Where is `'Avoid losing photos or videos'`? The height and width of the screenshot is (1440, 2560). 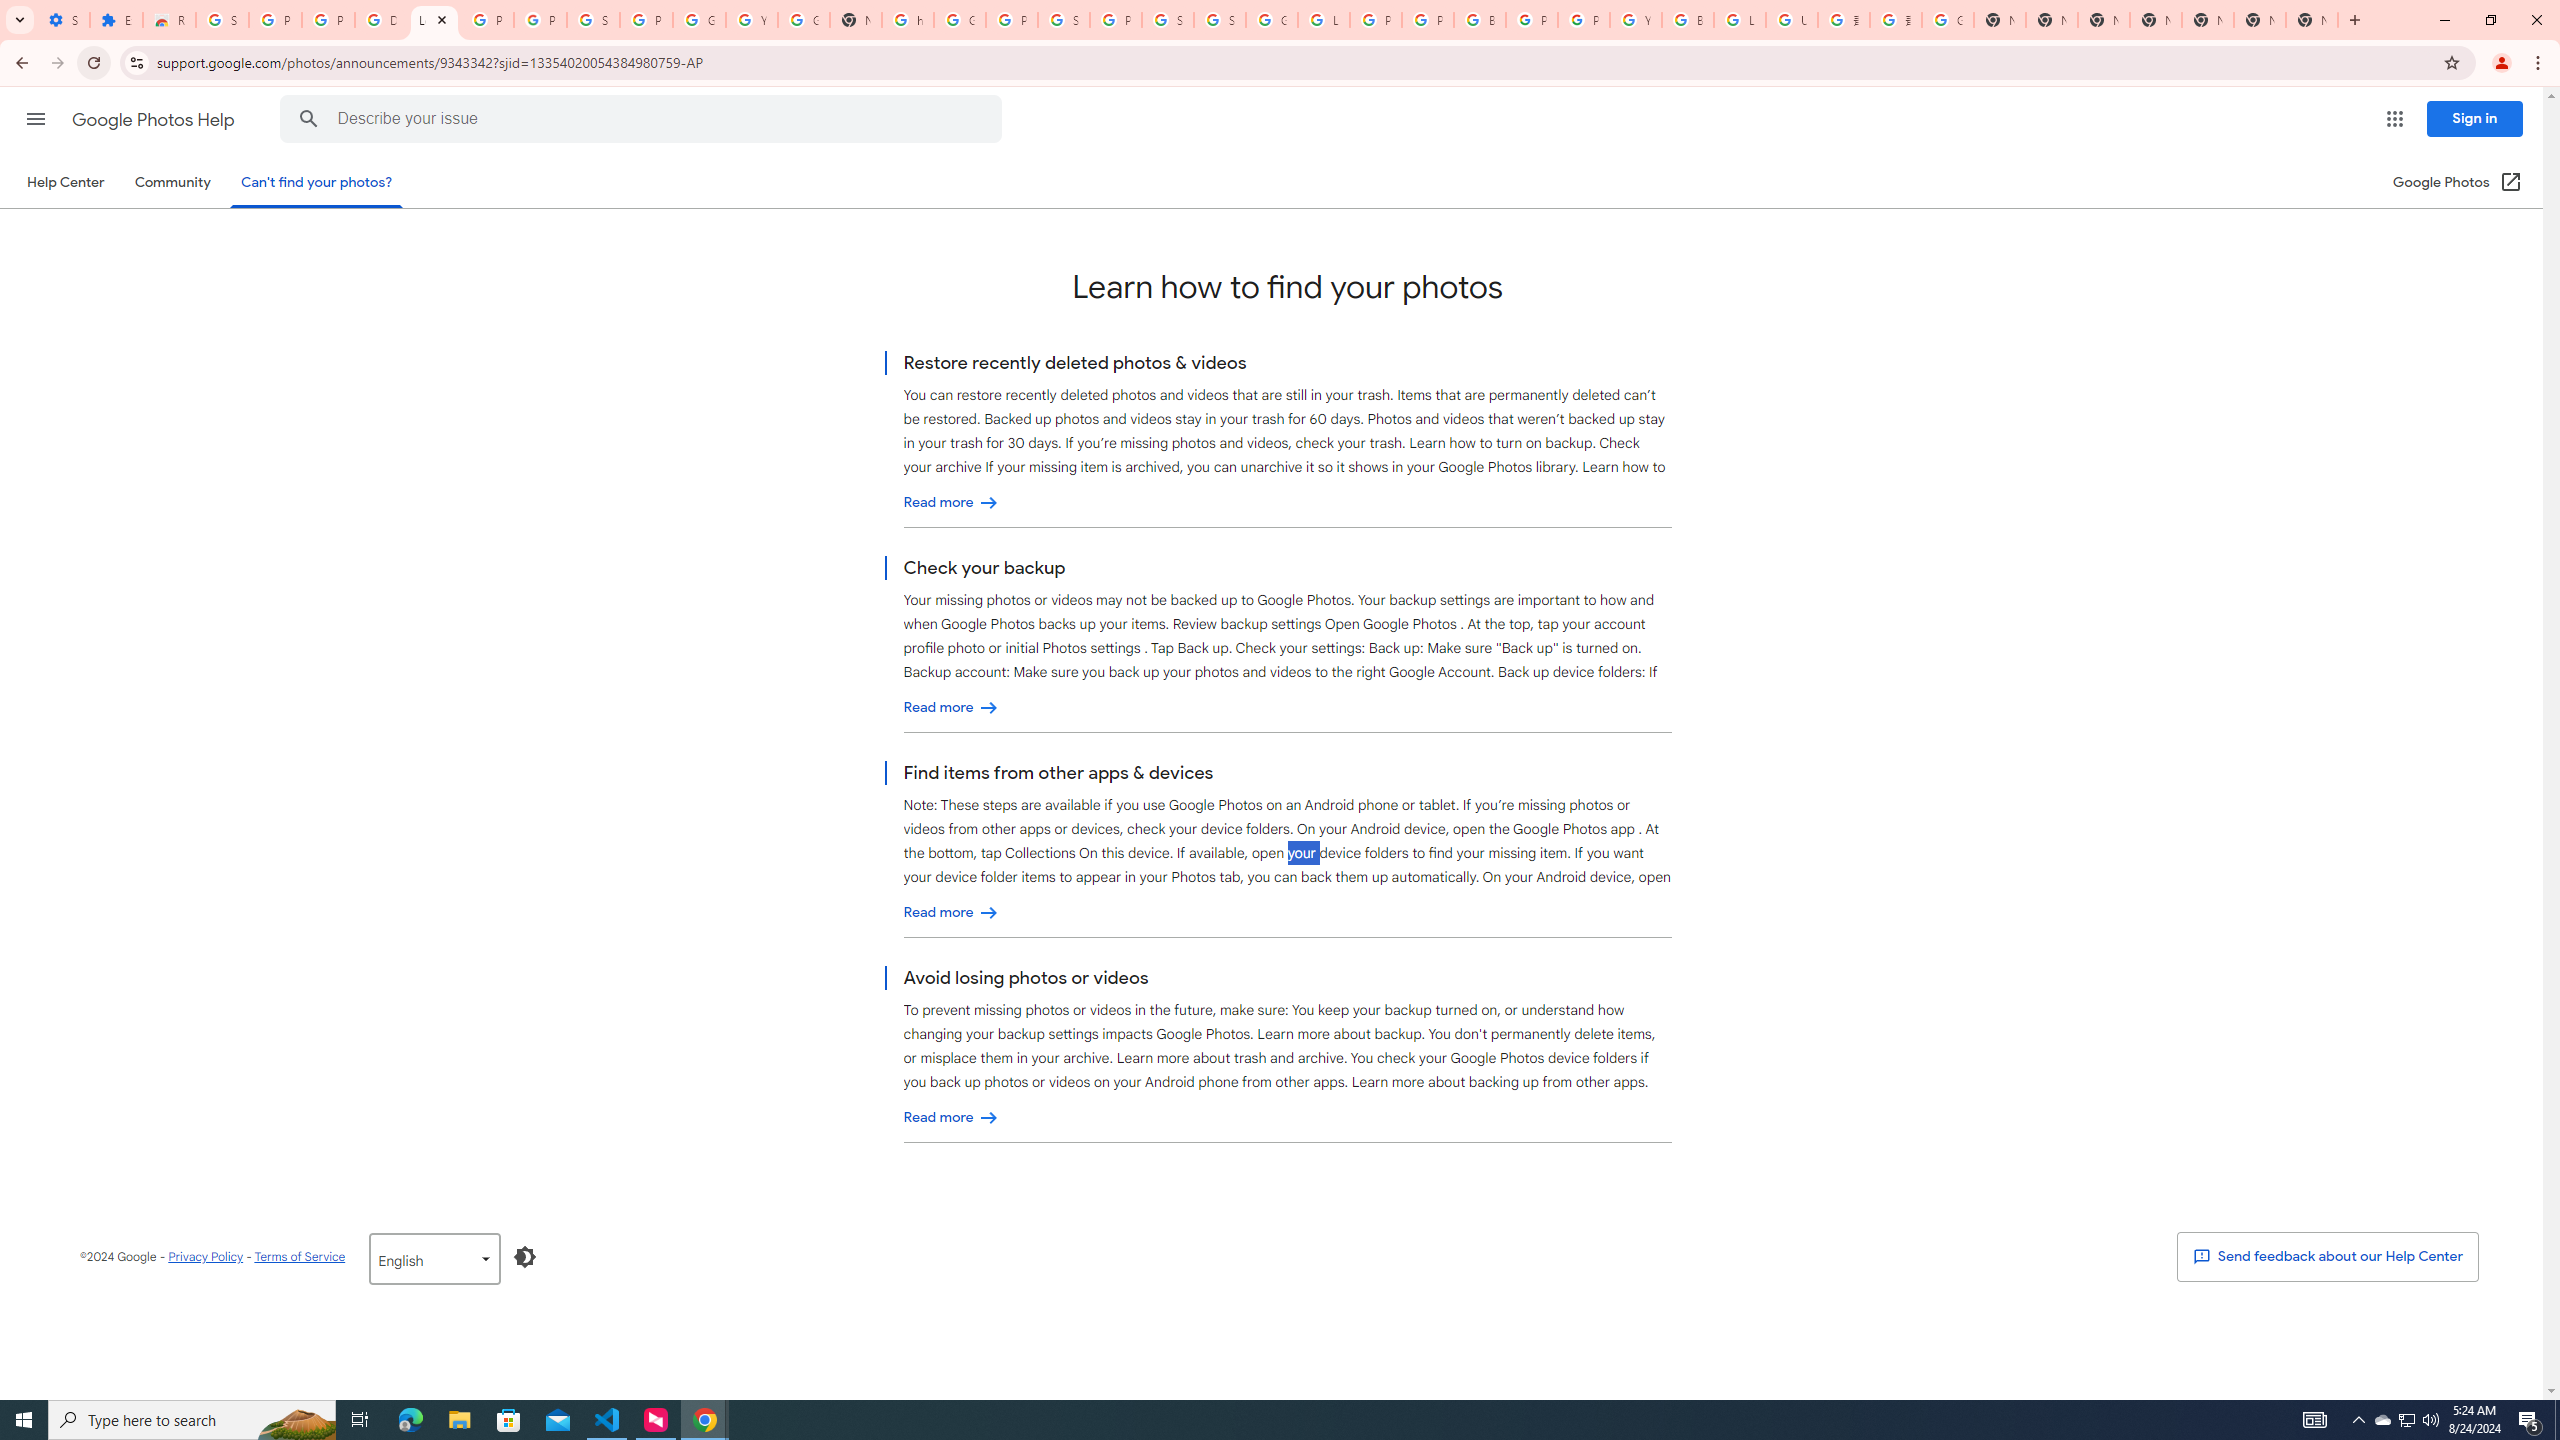
'Avoid losing photos or videos' is located at coordinates (951, 1118).